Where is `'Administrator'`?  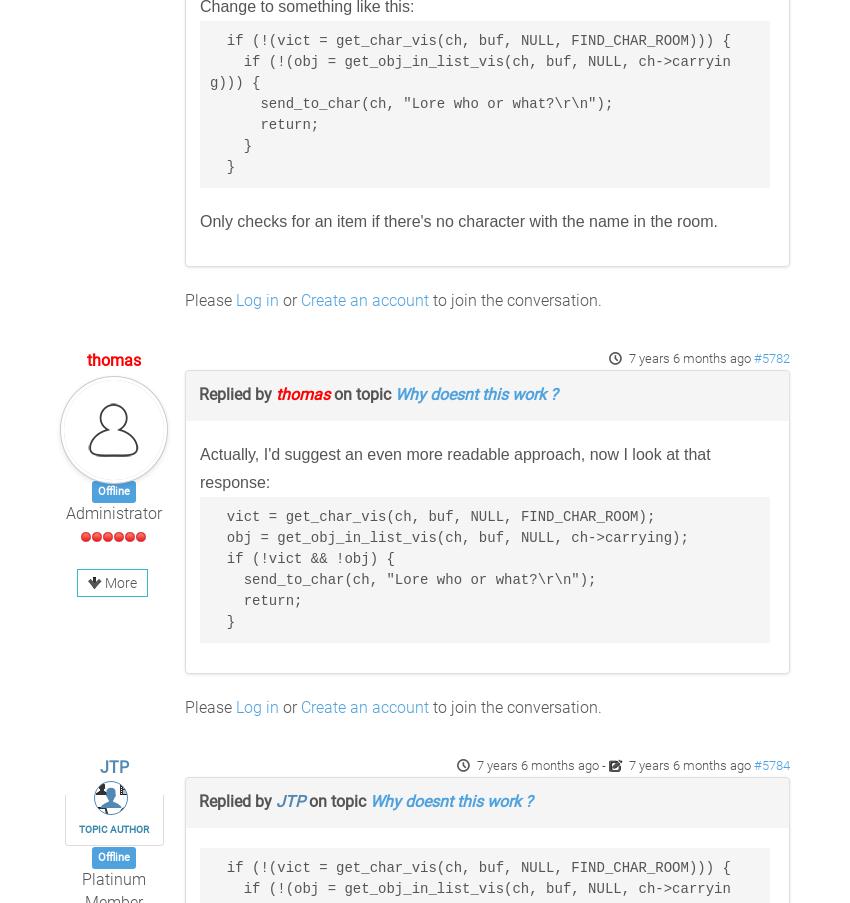 'Administrator' is located at coordinates (112, 513).